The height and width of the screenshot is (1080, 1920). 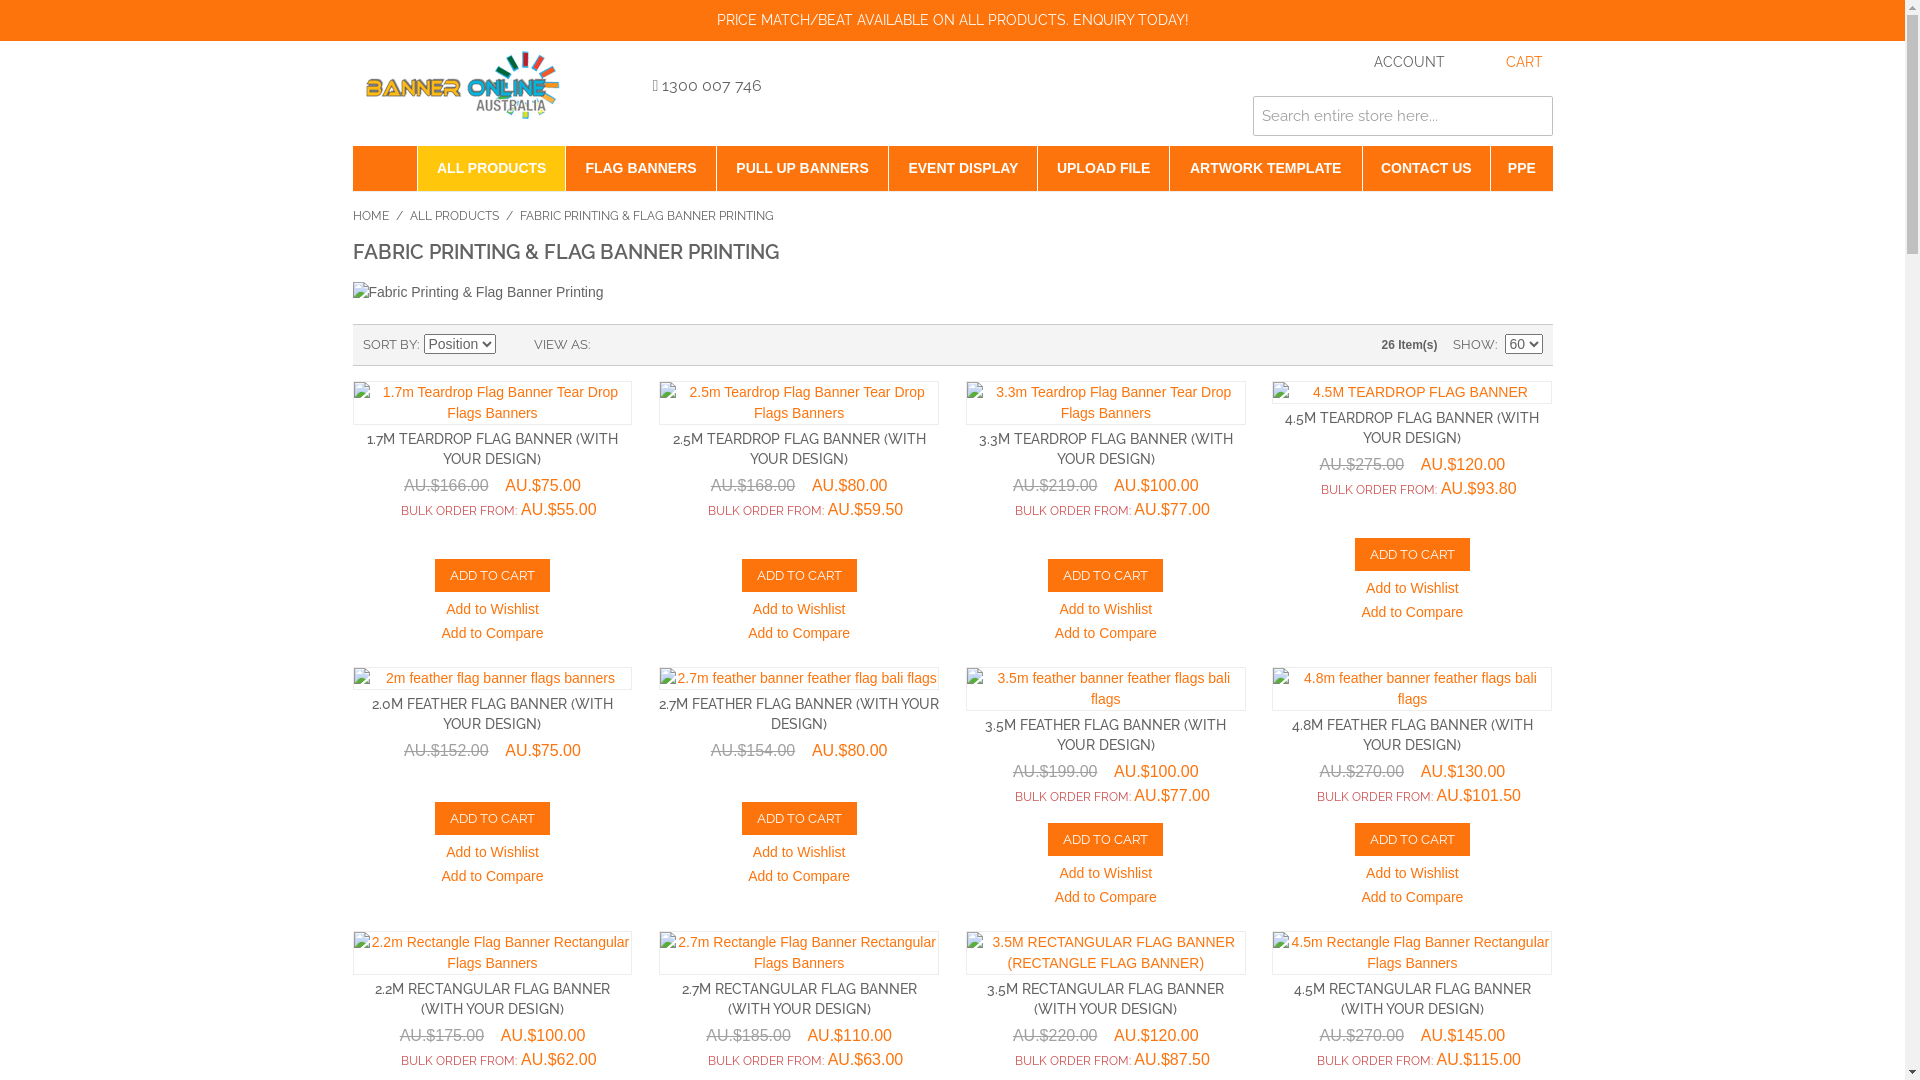 What do you see at coordinates (1285, 427) in the screenshot?
I see `'4.5M TEARDROP FLAG BANNER (WITH YOUR DESIGN)'` at bounding box center [1285, 427].